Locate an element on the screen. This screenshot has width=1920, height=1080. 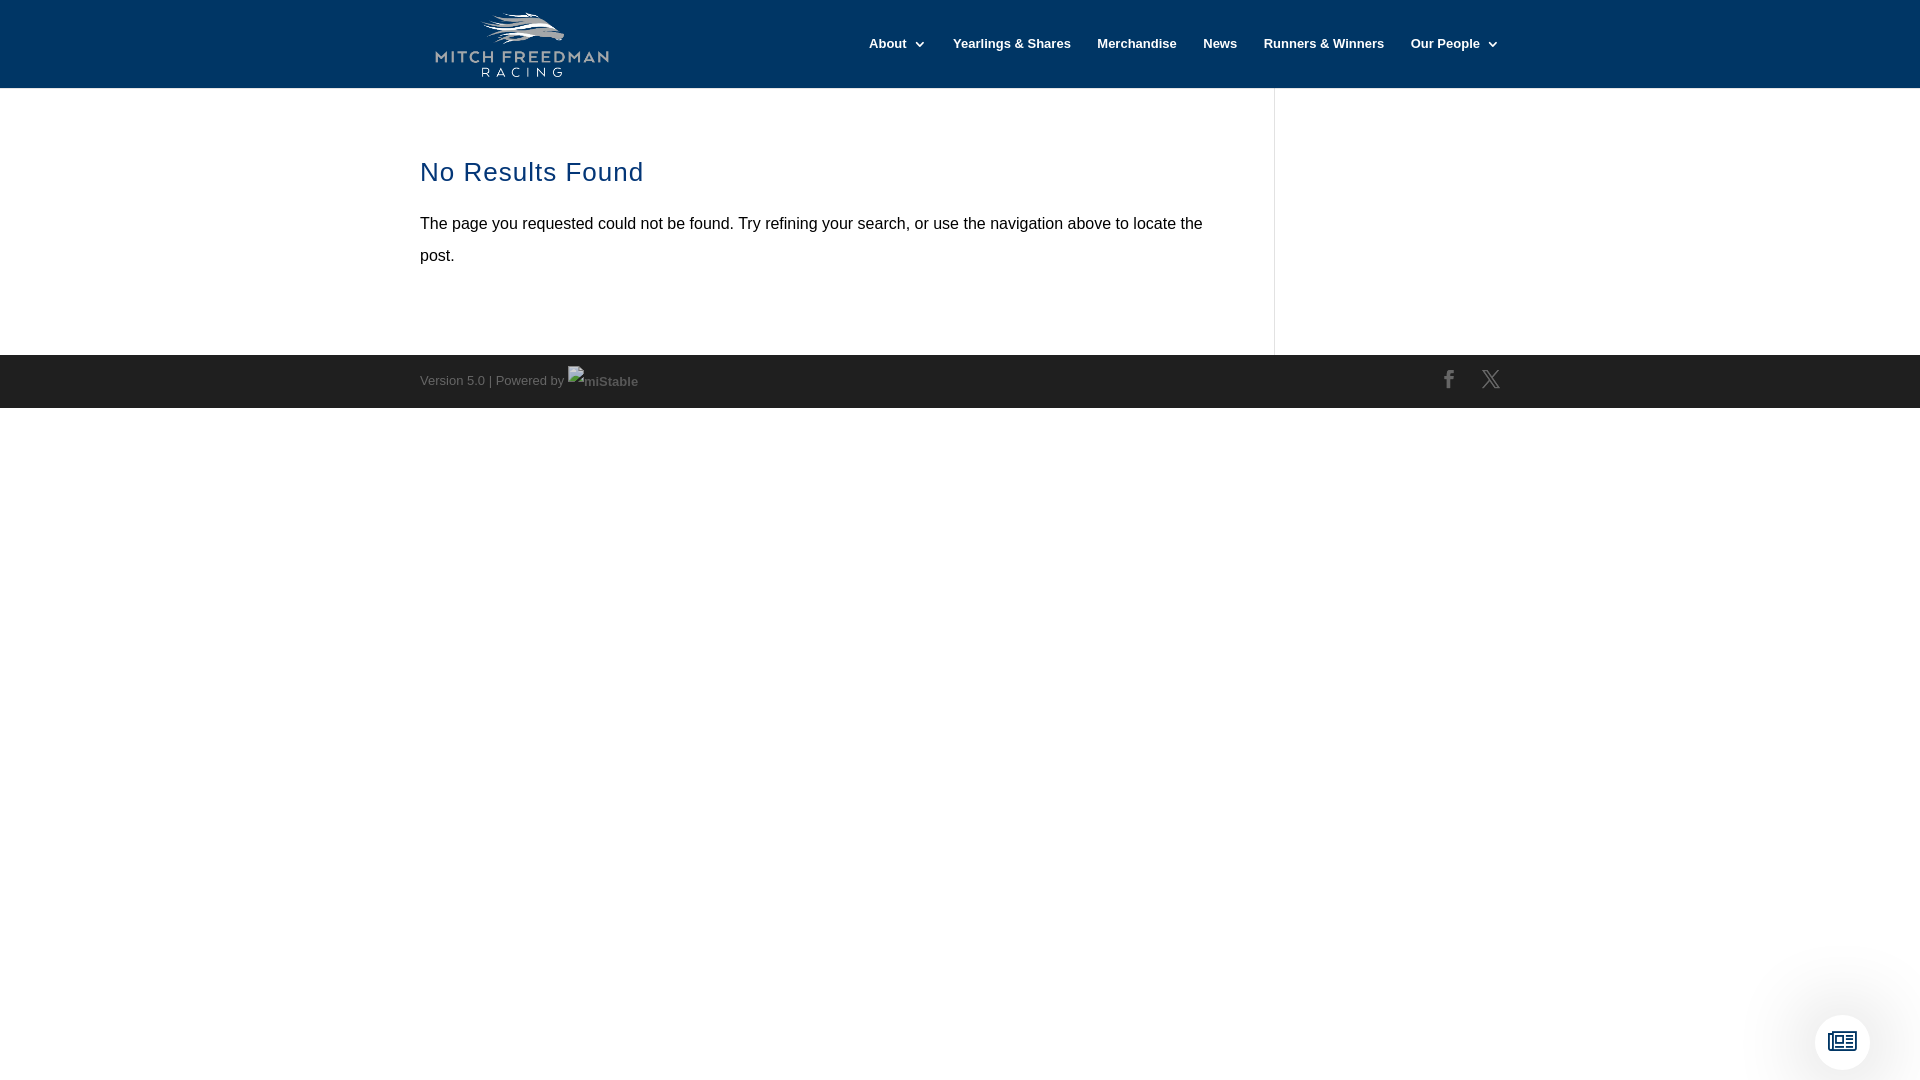
'About' is located at coordinates (896, 61).